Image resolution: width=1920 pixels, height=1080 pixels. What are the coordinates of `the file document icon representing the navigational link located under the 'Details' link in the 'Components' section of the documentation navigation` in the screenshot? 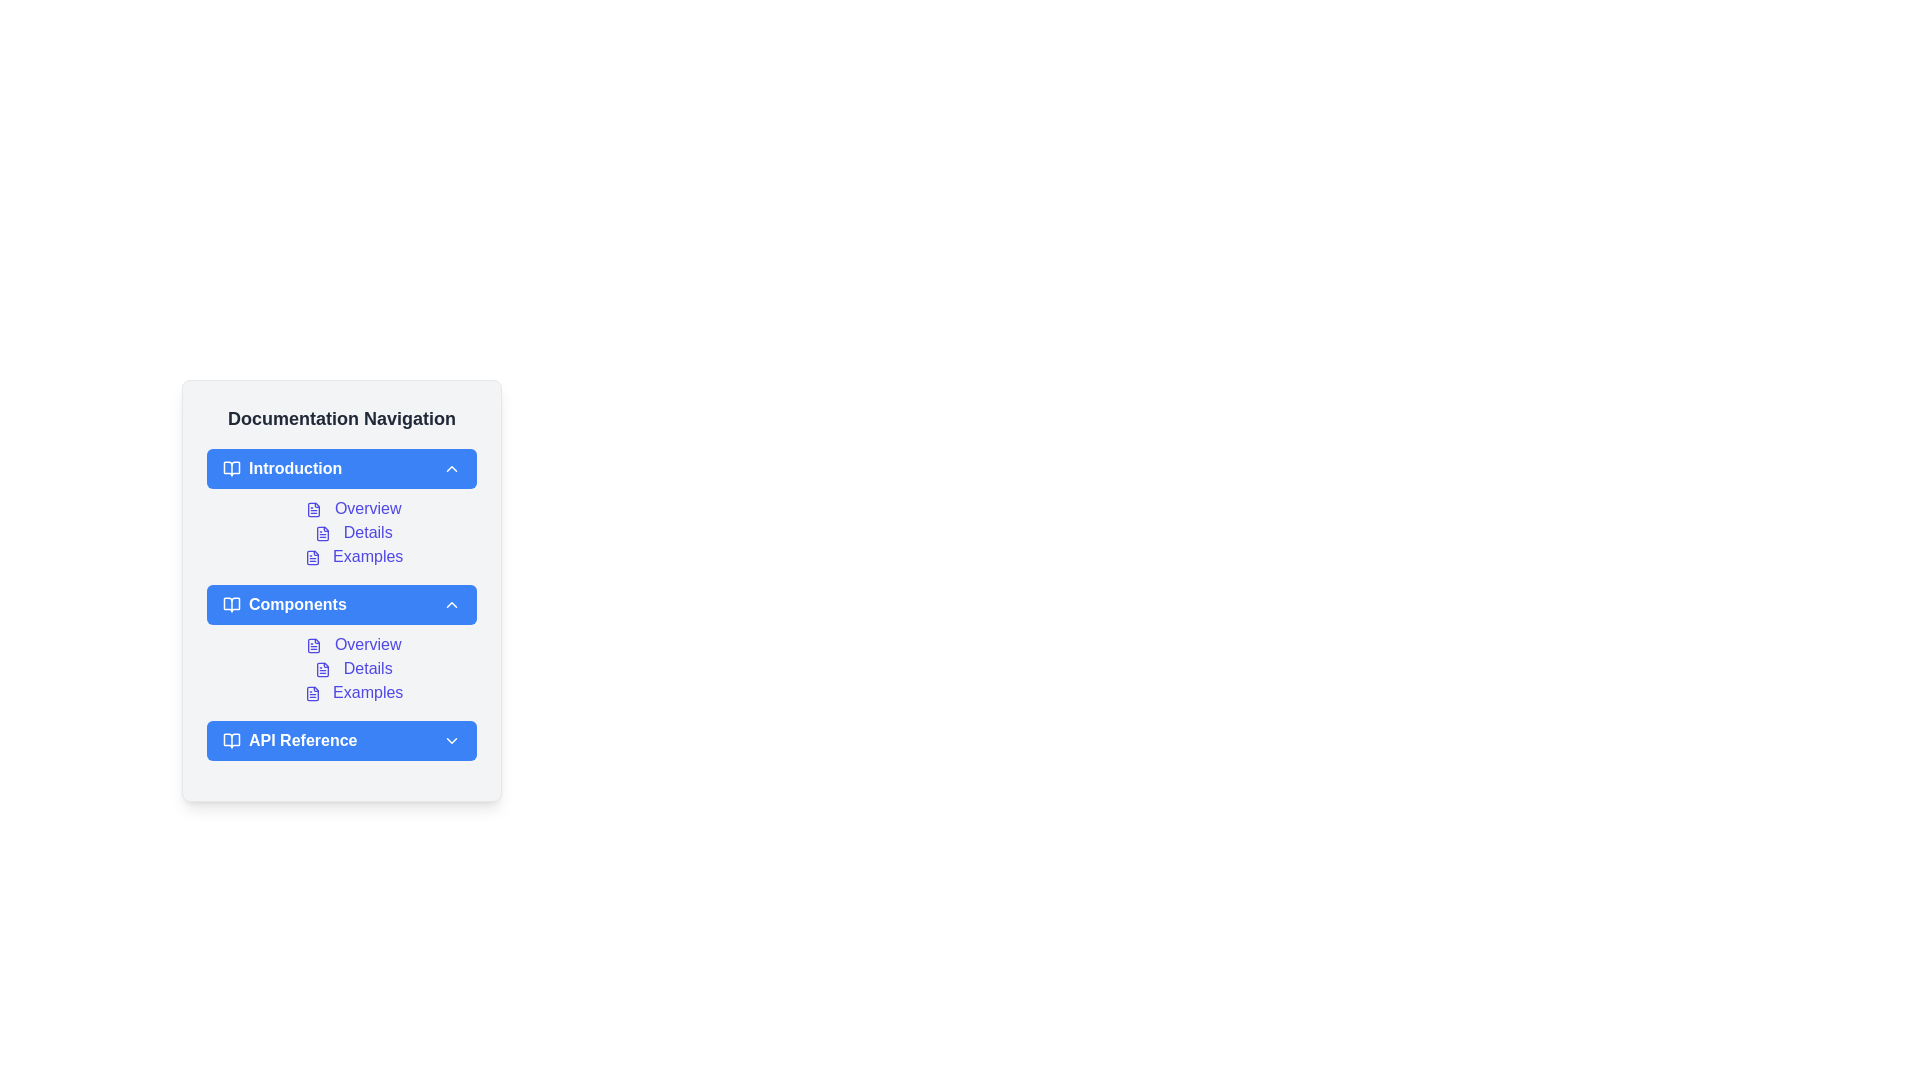 It's located at (323, 669).